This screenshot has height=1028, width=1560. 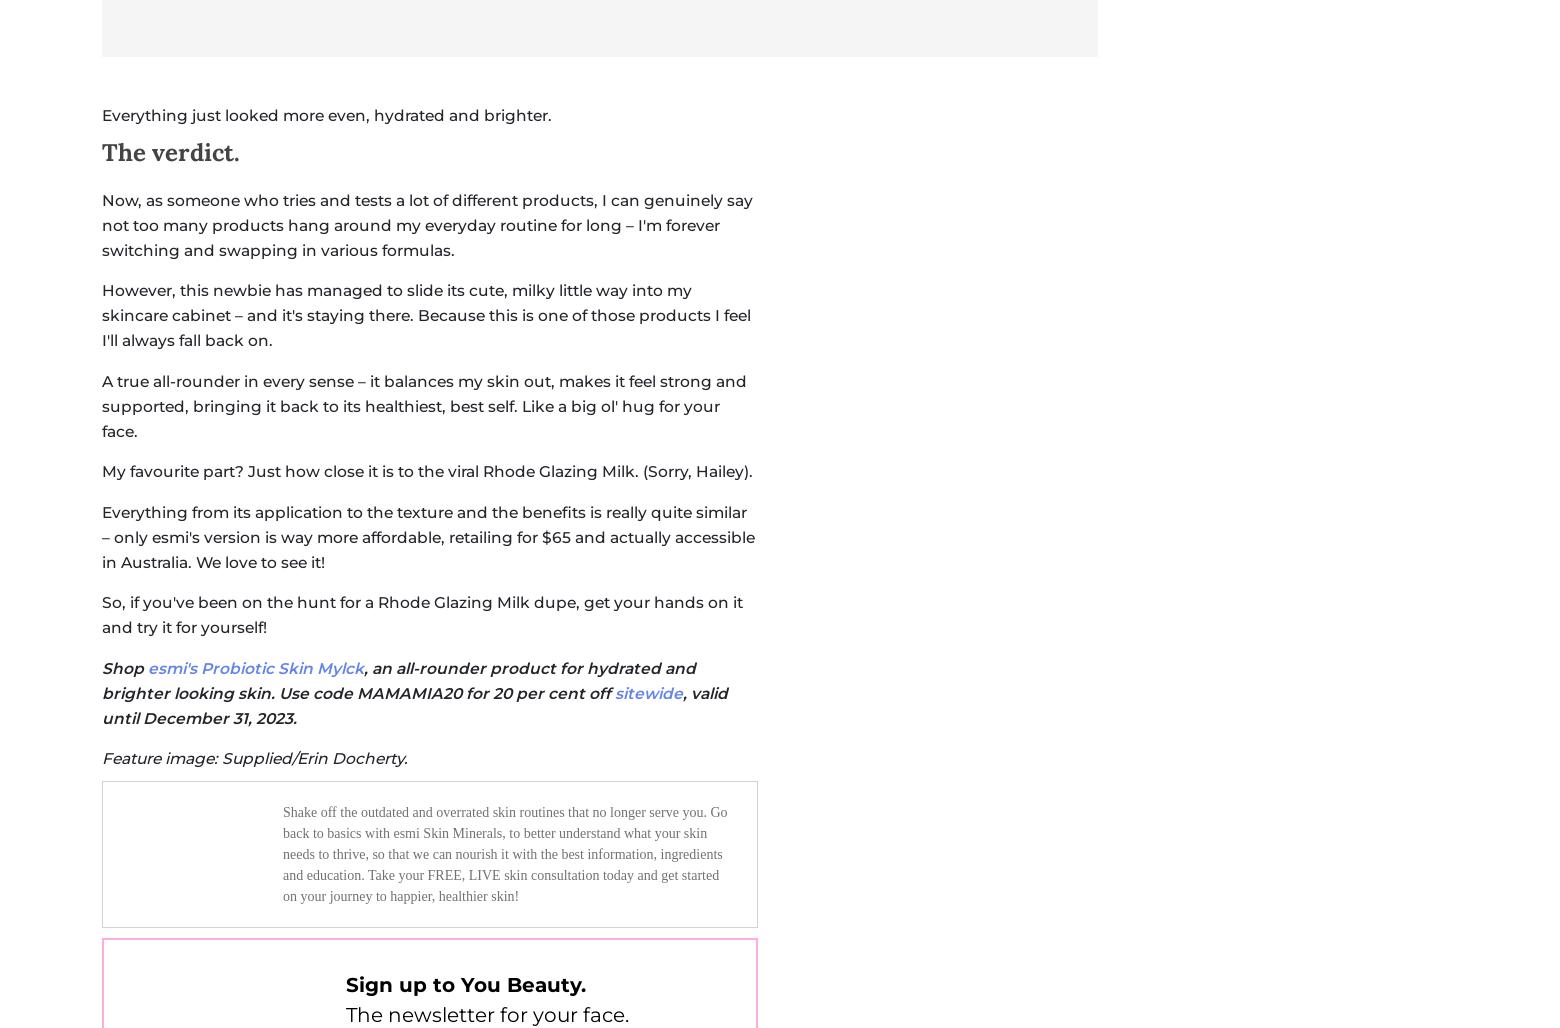 I want to click on 'Royal', so click(x=468, y=445).